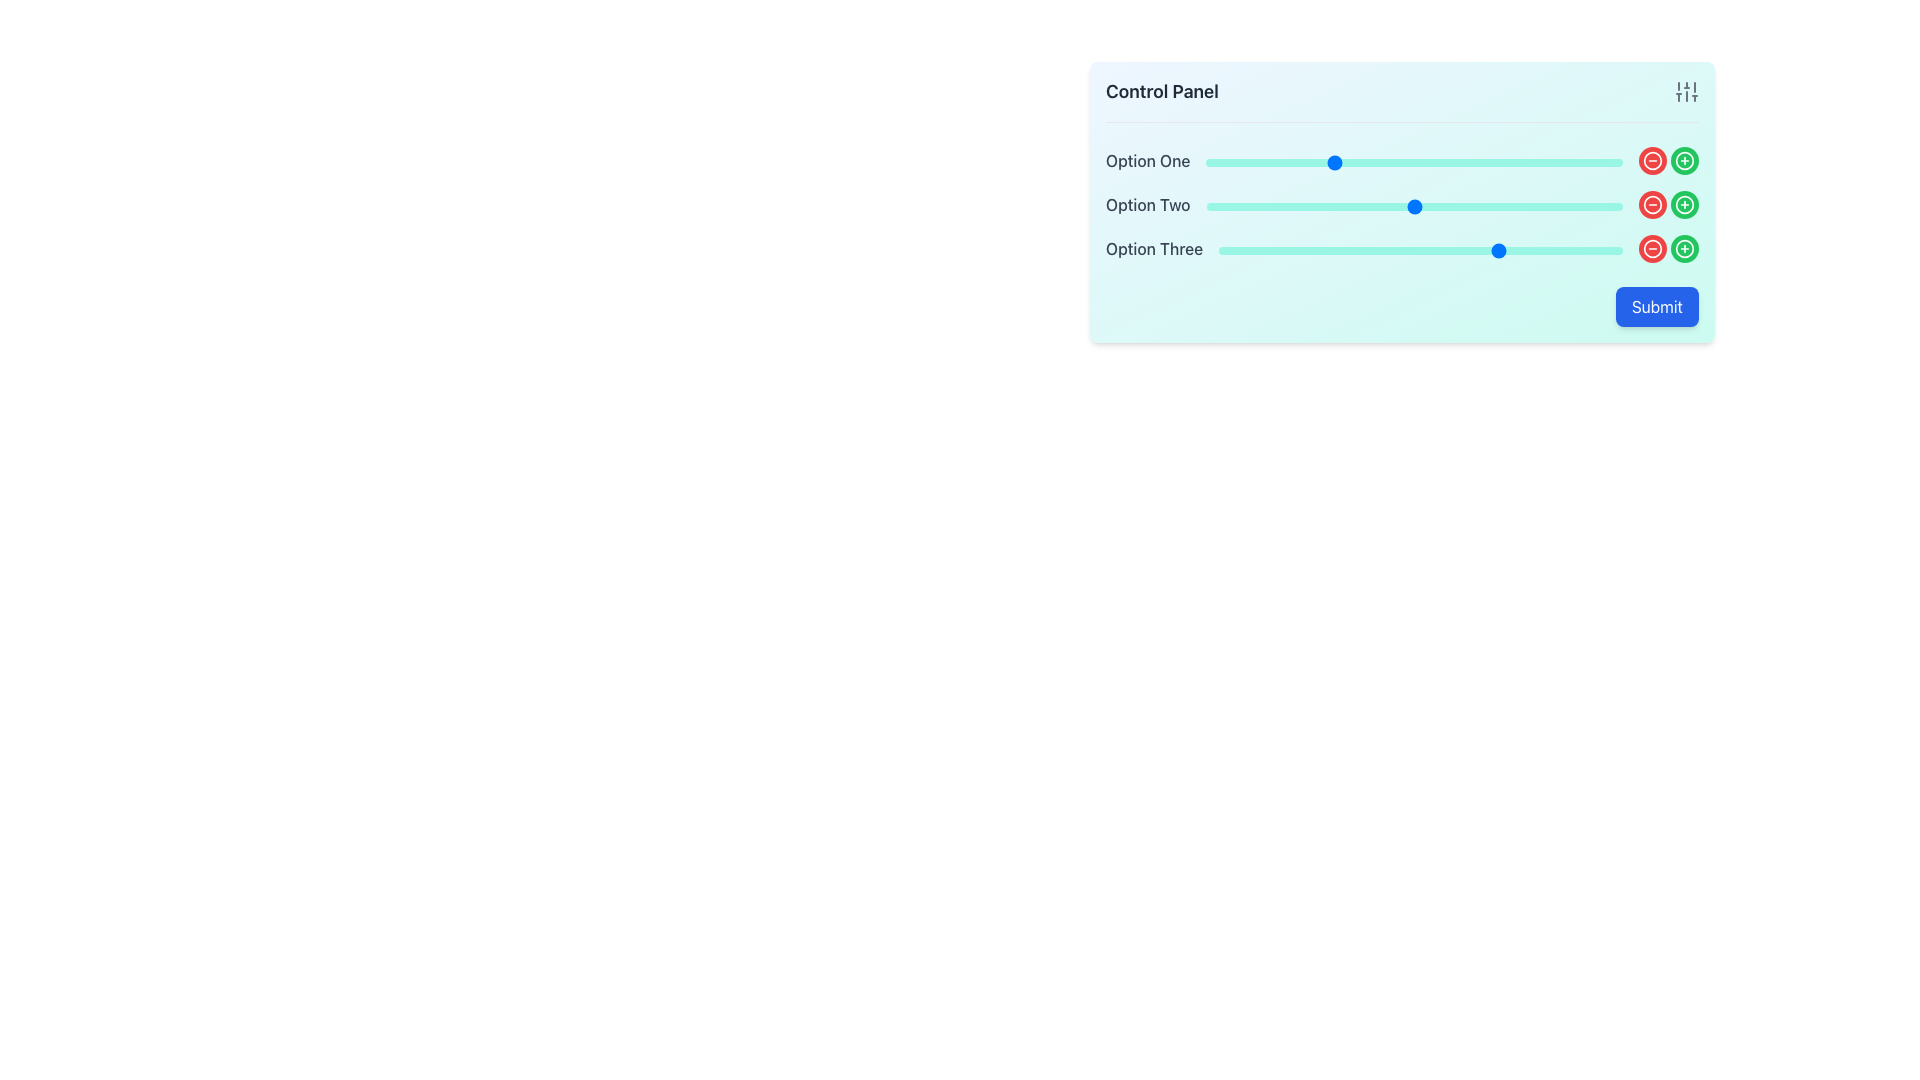 This screenshot has height=1080, width=1920. Describe the element at coordinates (1541, 249) in the screenshot. I see `the slider for 'Option Three'` at that location.